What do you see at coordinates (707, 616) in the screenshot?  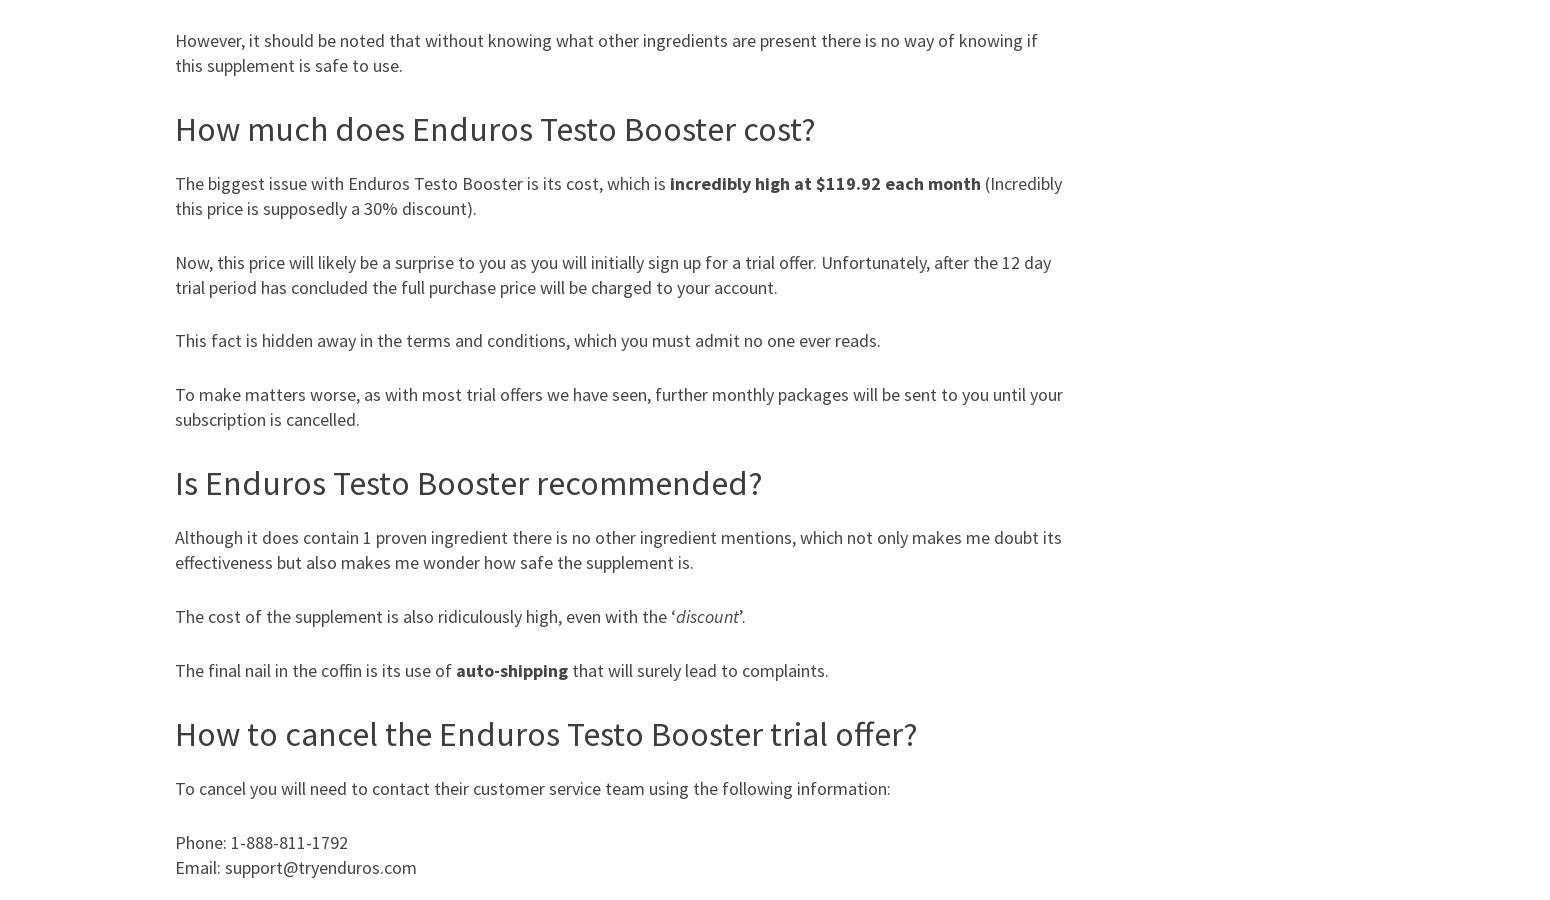 I see `'discount'` at bounding box center [707, 616].